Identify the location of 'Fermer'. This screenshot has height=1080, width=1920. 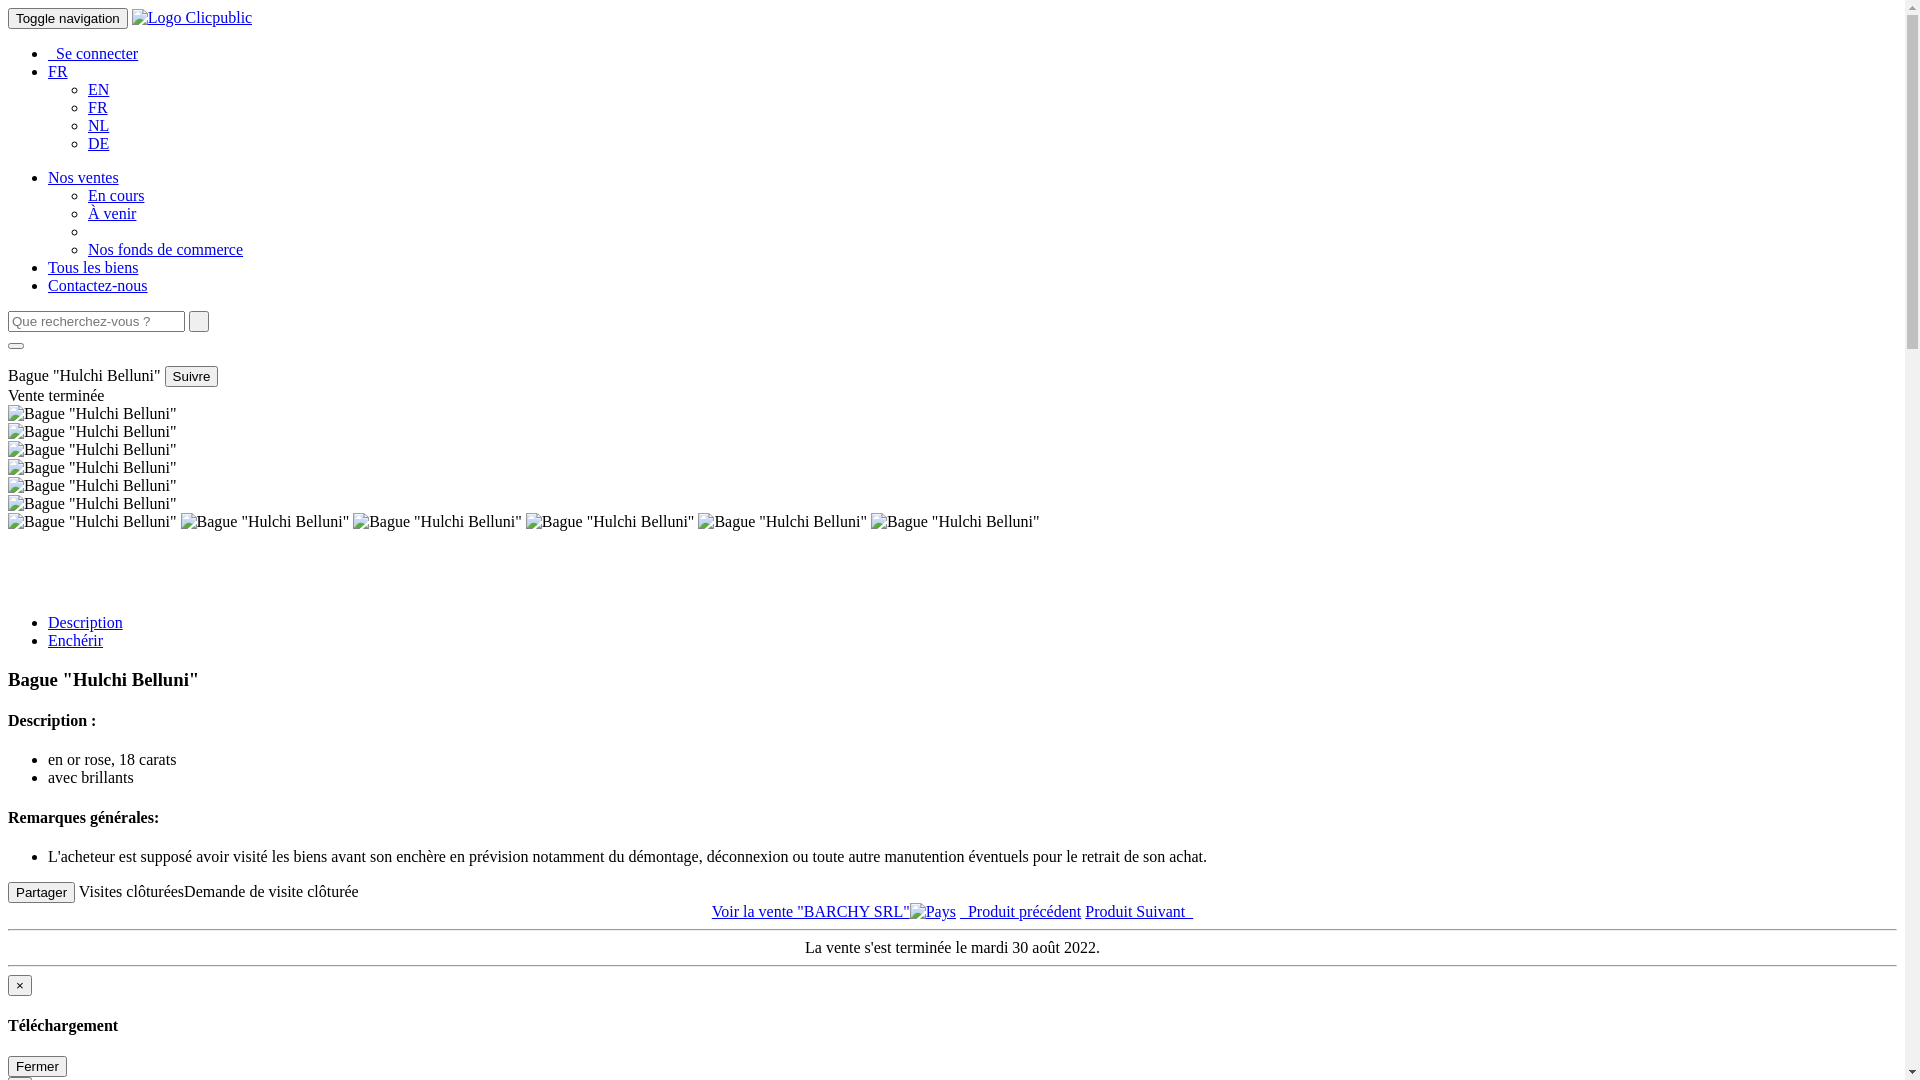
(8, 1065).